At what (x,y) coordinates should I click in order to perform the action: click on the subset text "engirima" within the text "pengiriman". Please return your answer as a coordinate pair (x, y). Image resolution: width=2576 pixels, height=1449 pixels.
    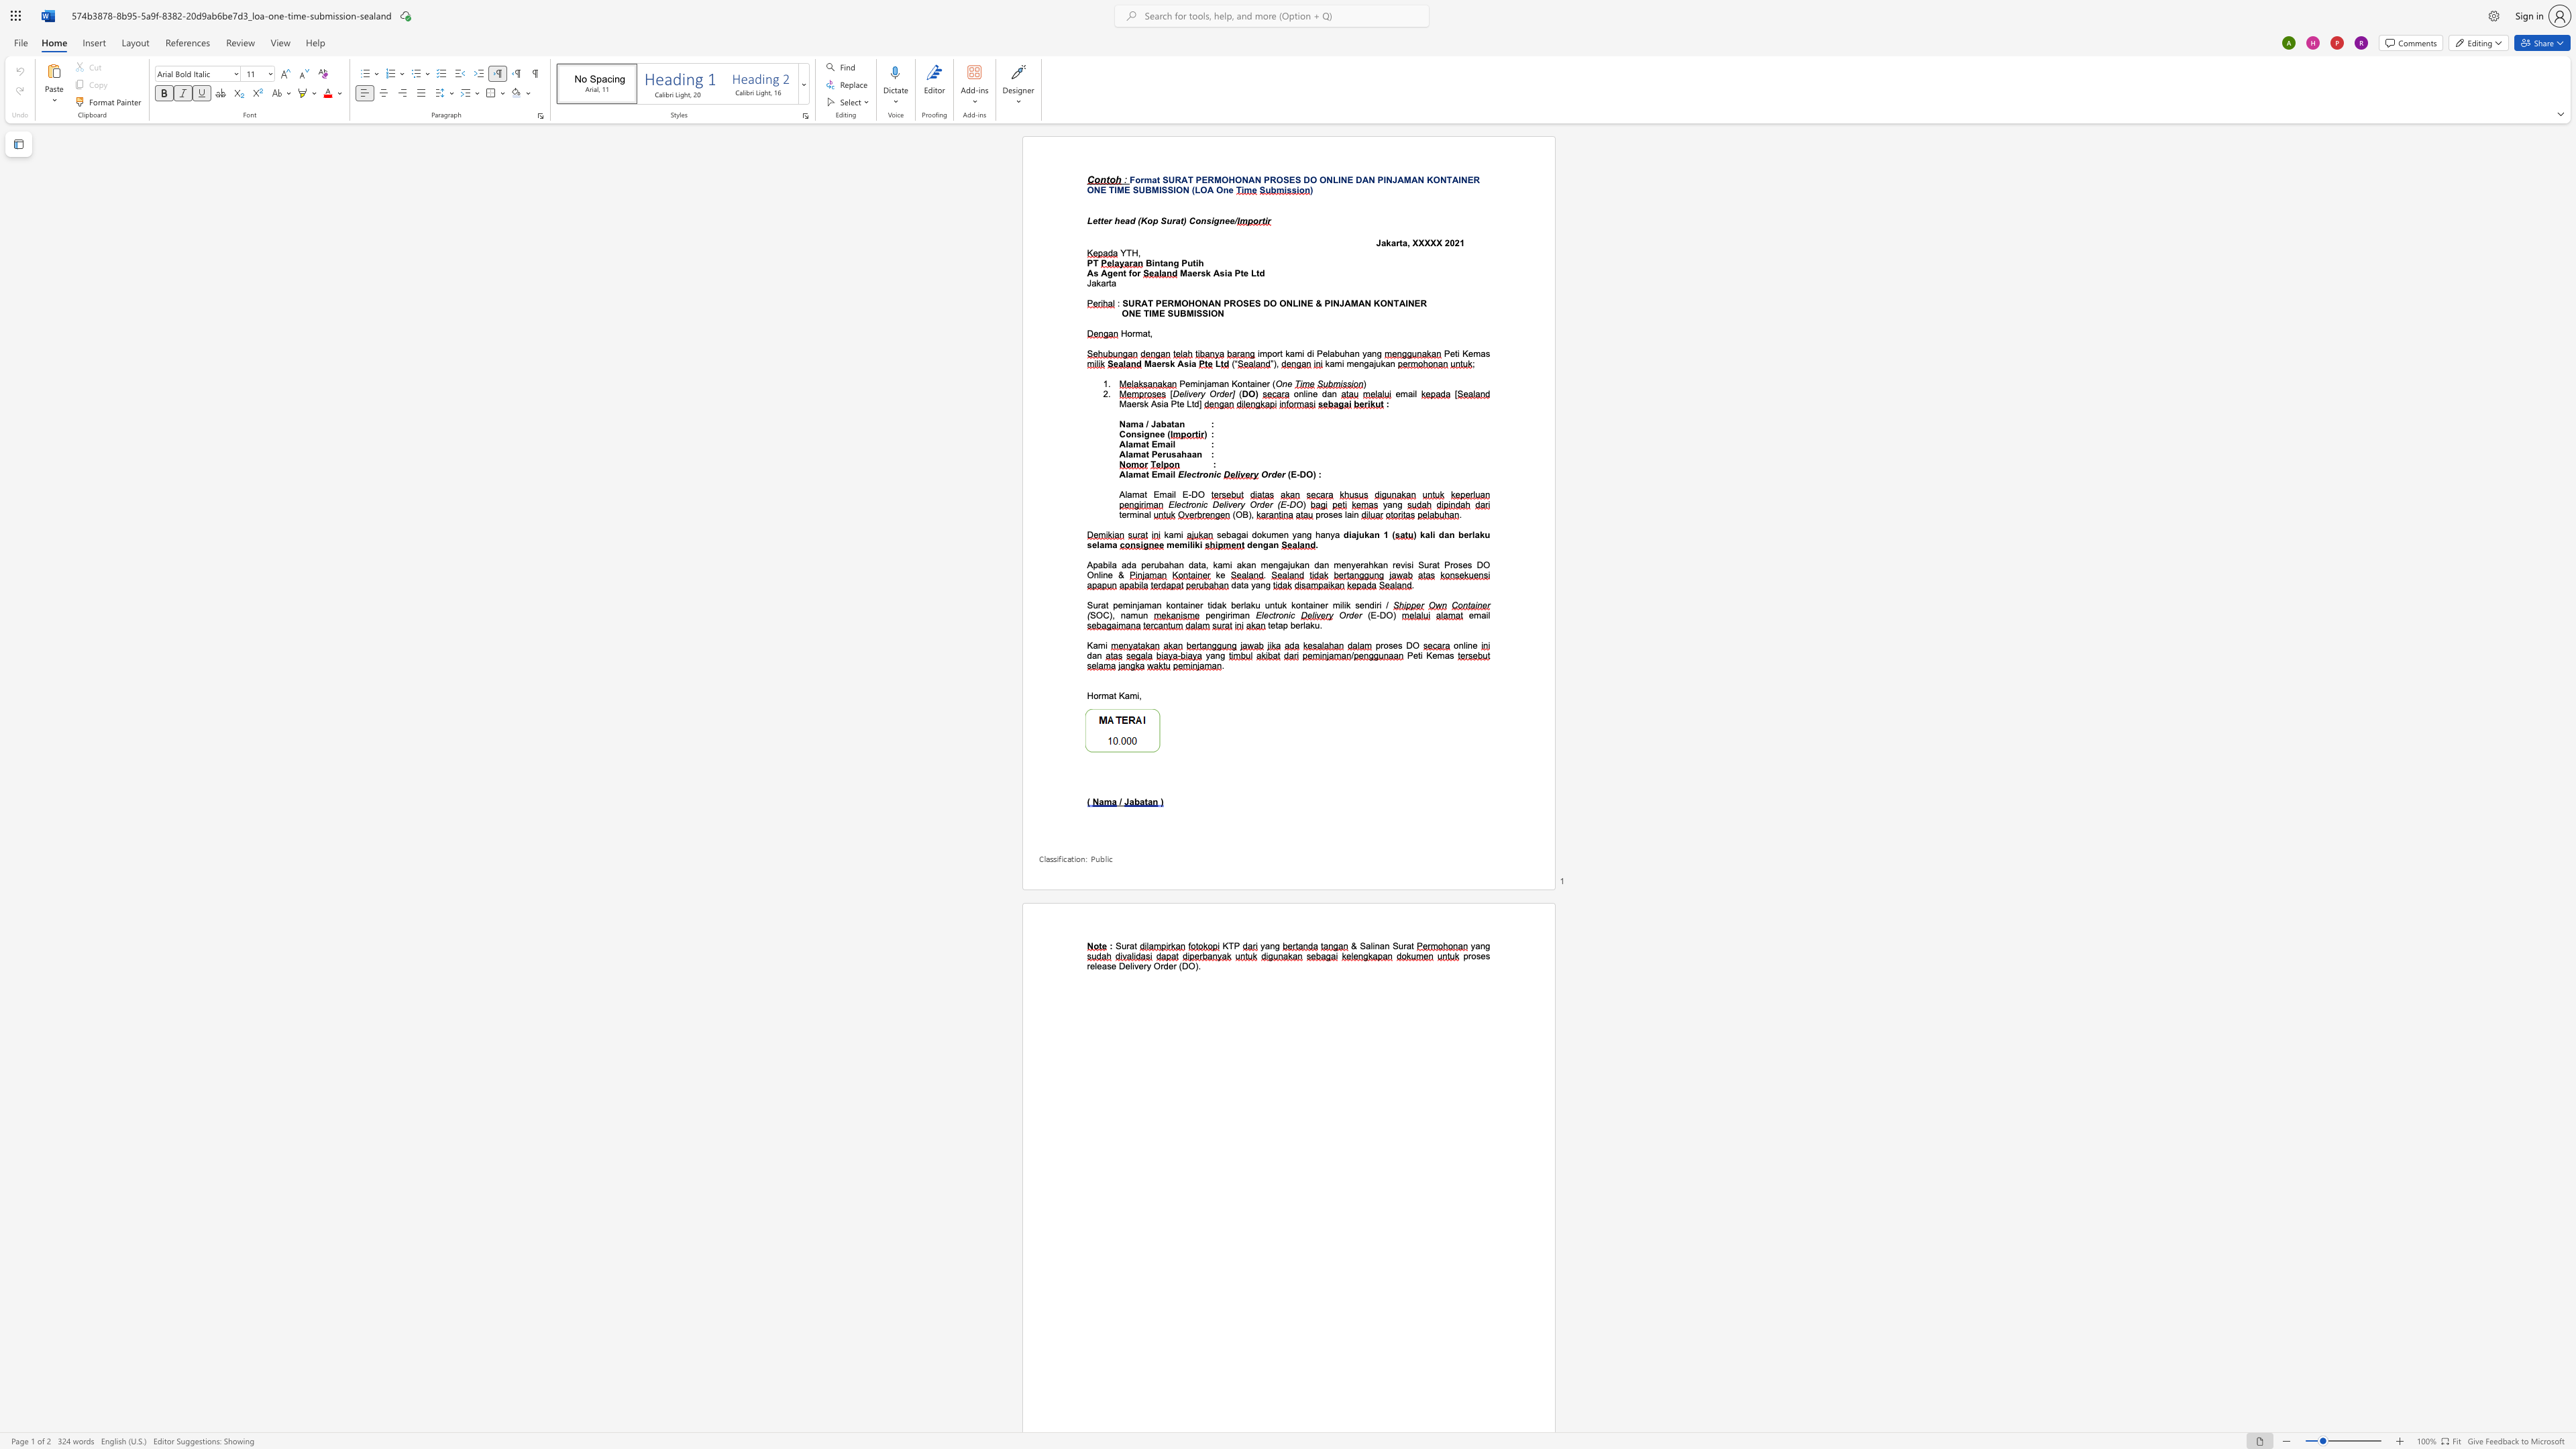
    Looking at the image, I should click on (1210, 614).